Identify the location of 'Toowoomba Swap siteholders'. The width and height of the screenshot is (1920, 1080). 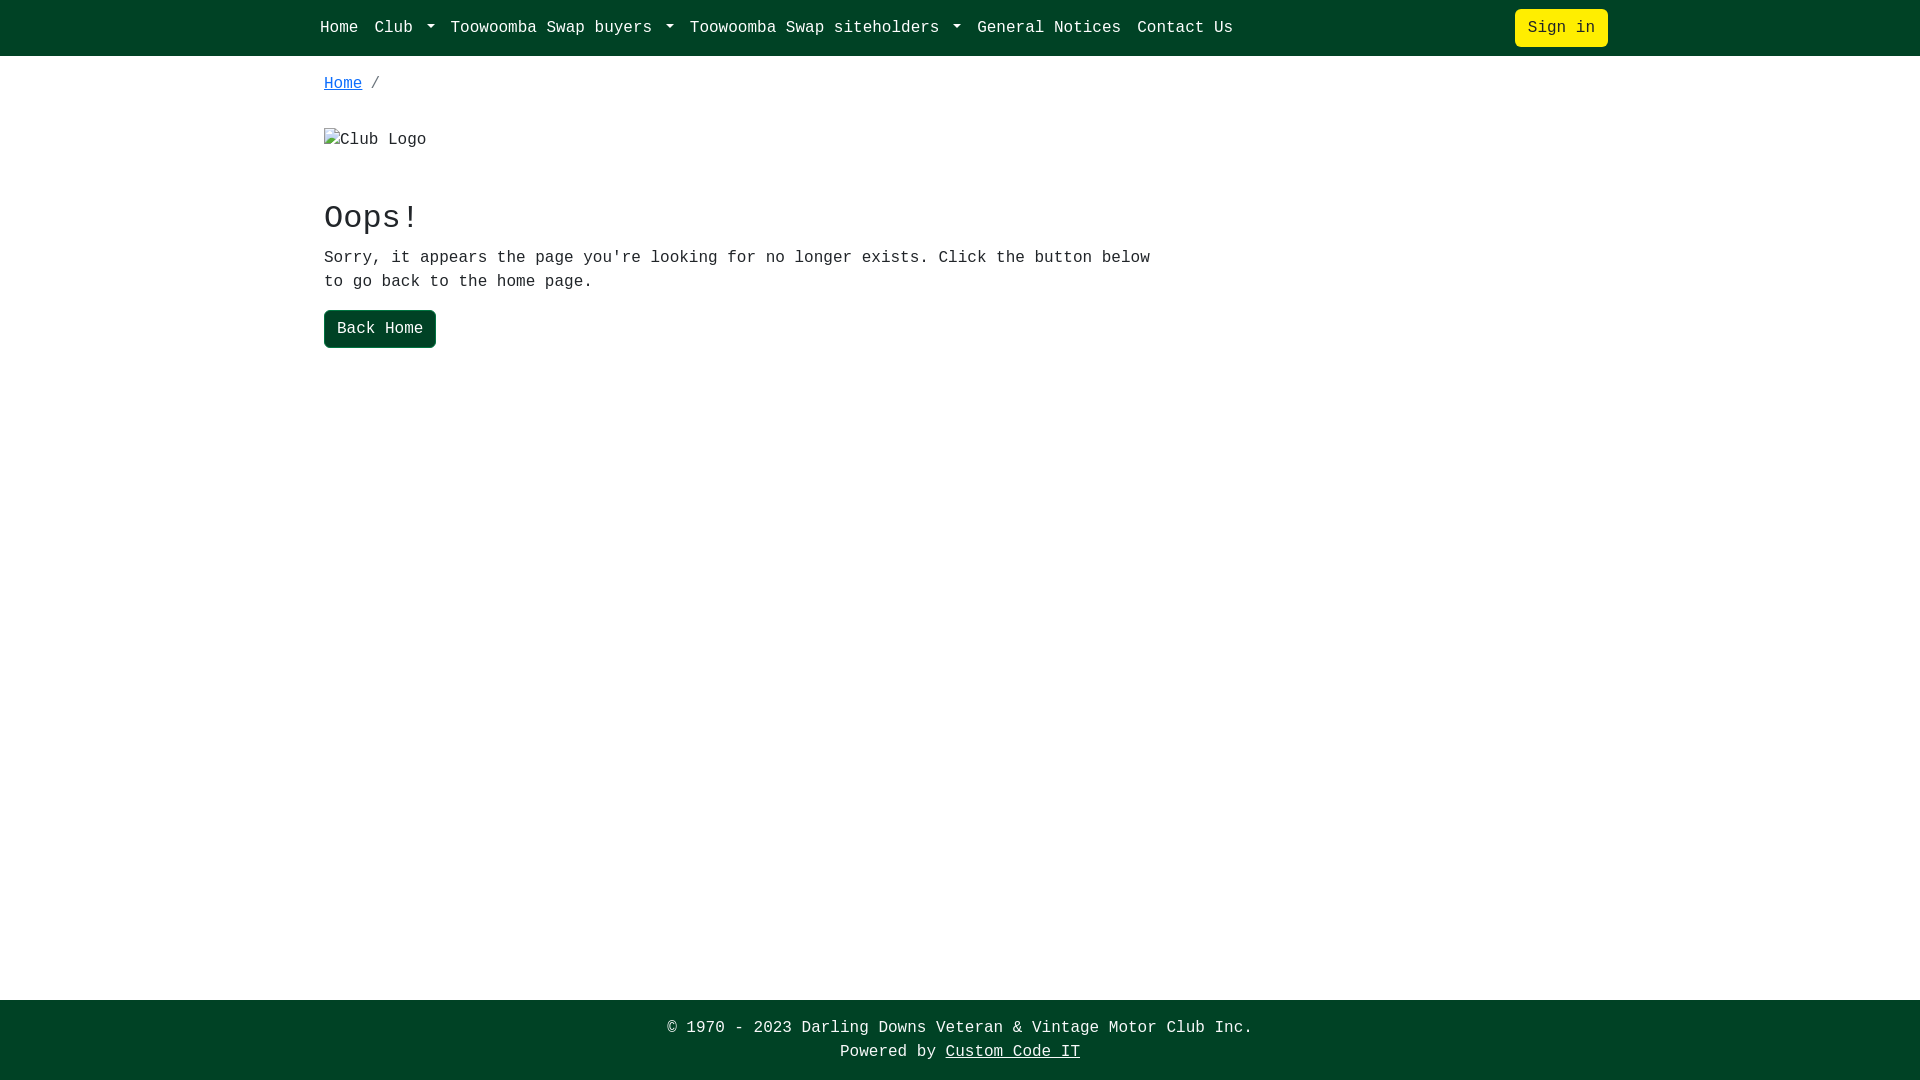
(825, 27).